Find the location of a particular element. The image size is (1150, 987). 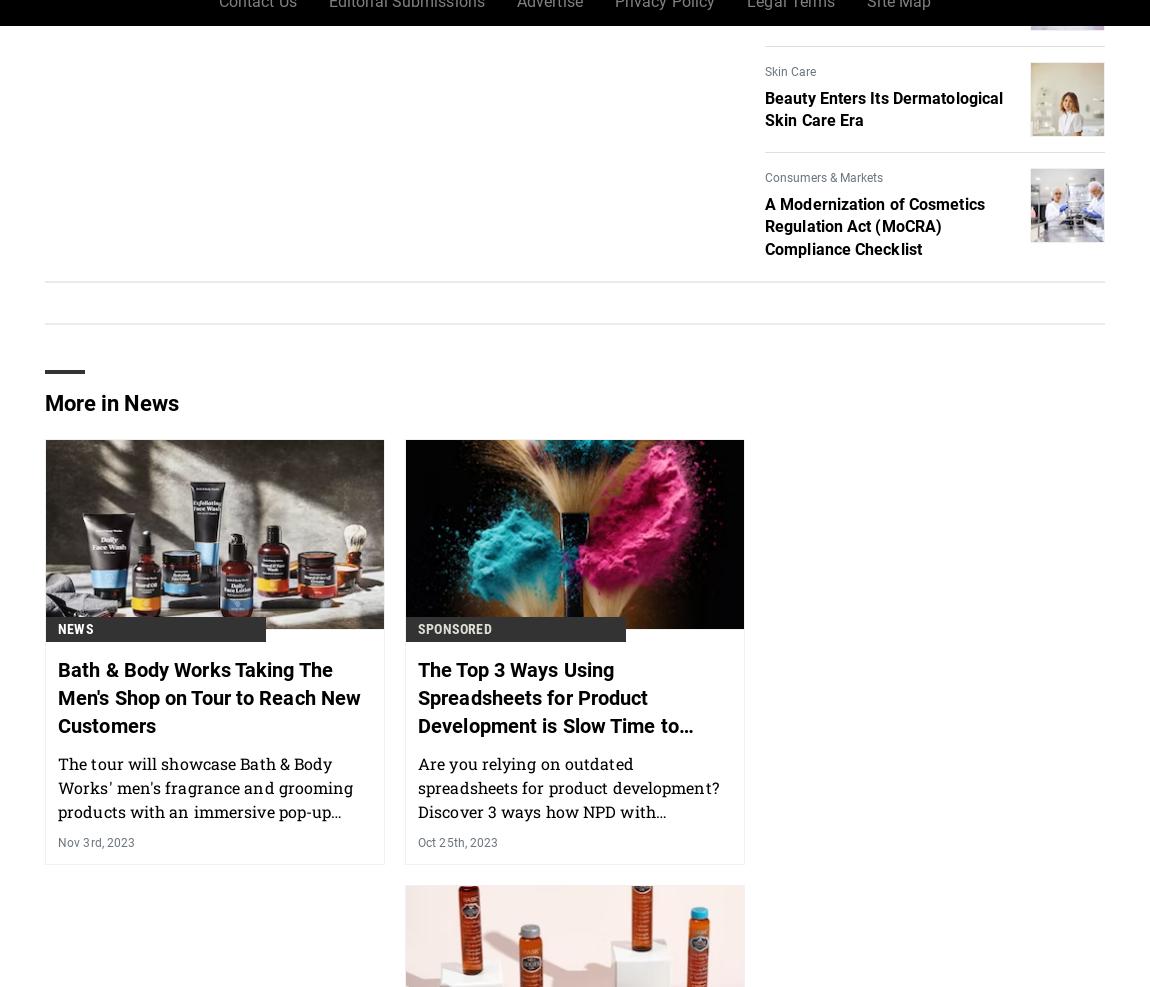

'The Top 3 Ways Using Spreadsheets for Product Development is Slow Time to Market' is located at coordinates (547, 815).